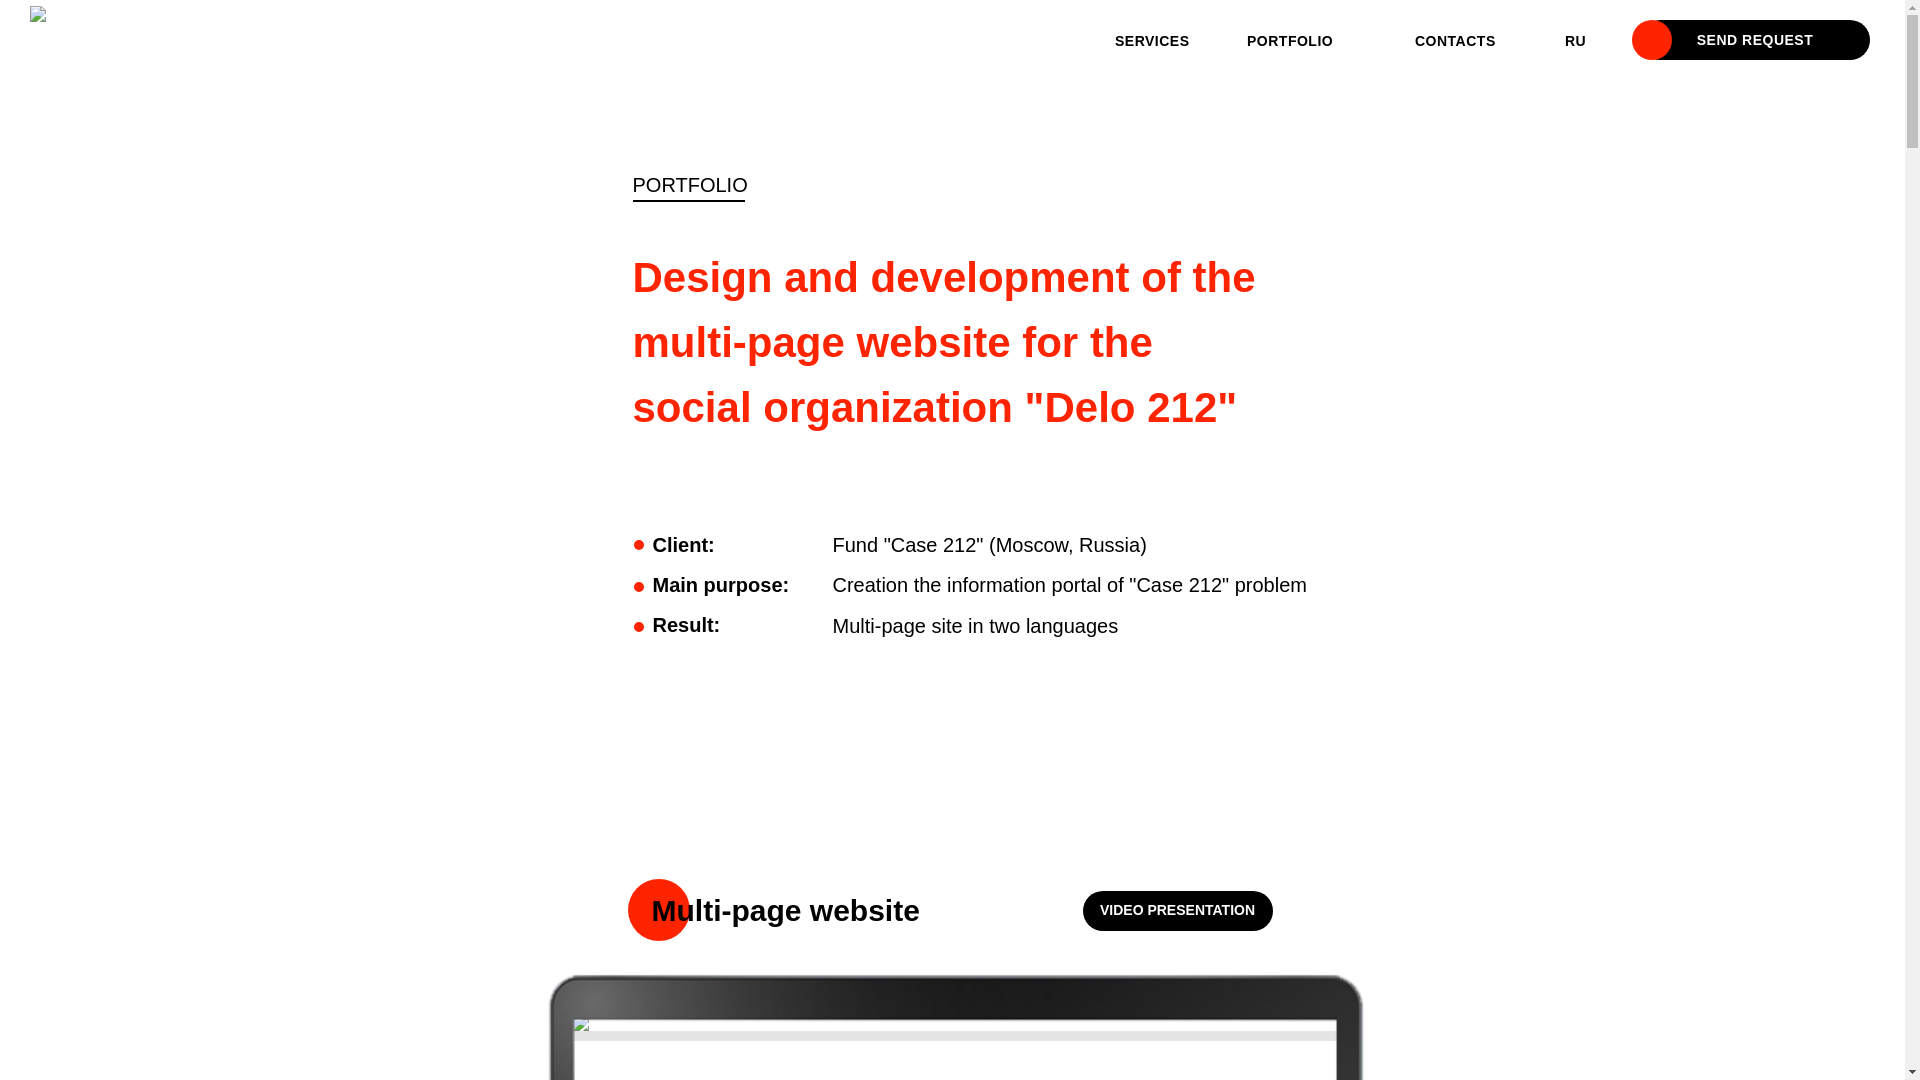 This screenshot has width=1920, height=1080. What do you see at coordinates (1754, 39) in the screenshot?
I see `'SEND REQUEST'` at bounding box center [1754, 39].